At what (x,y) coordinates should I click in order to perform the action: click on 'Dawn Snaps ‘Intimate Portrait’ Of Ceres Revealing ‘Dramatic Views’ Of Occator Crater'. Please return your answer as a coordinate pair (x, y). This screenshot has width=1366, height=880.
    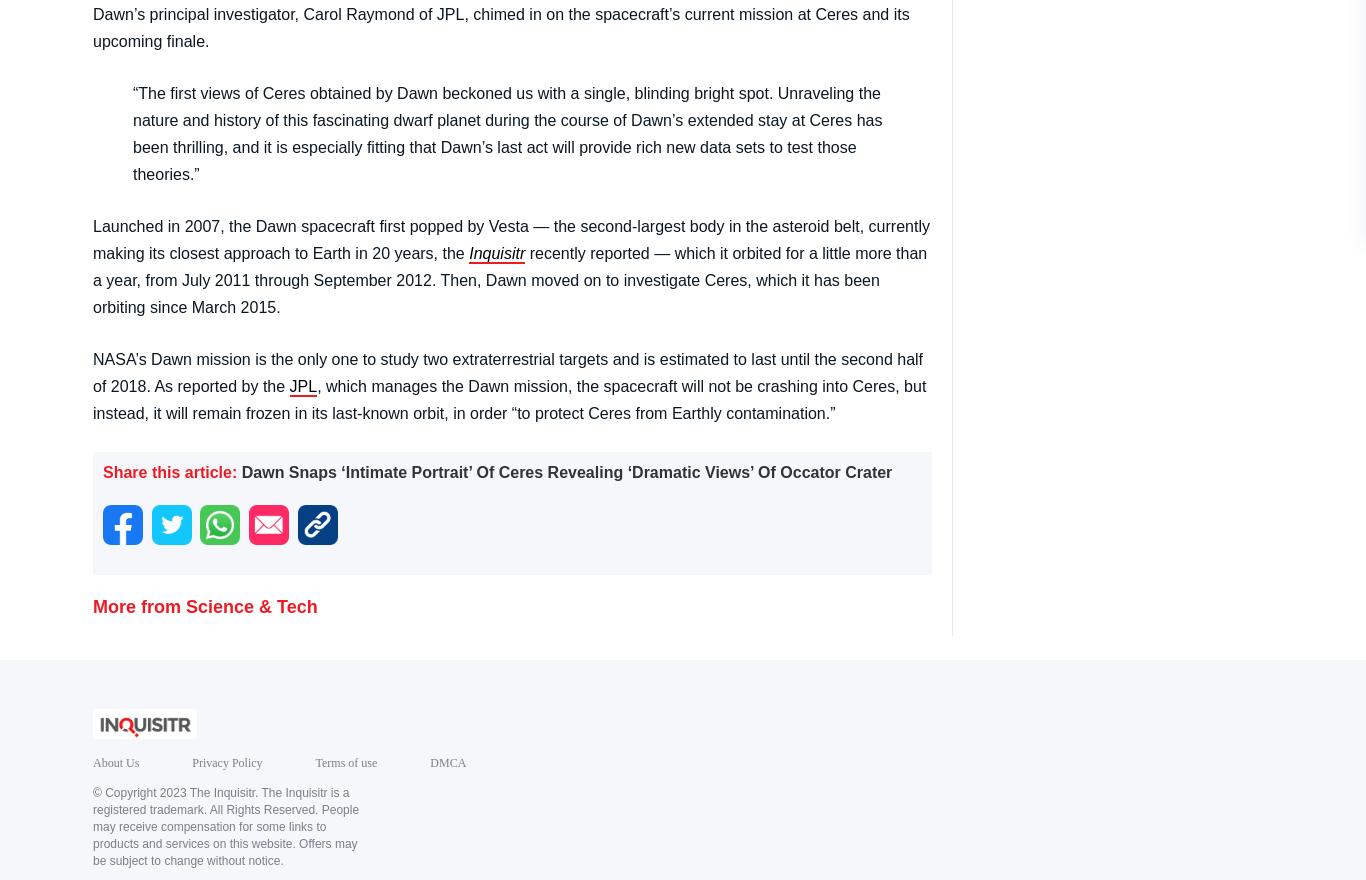
    Looking at the image, I should click on (566, 470).